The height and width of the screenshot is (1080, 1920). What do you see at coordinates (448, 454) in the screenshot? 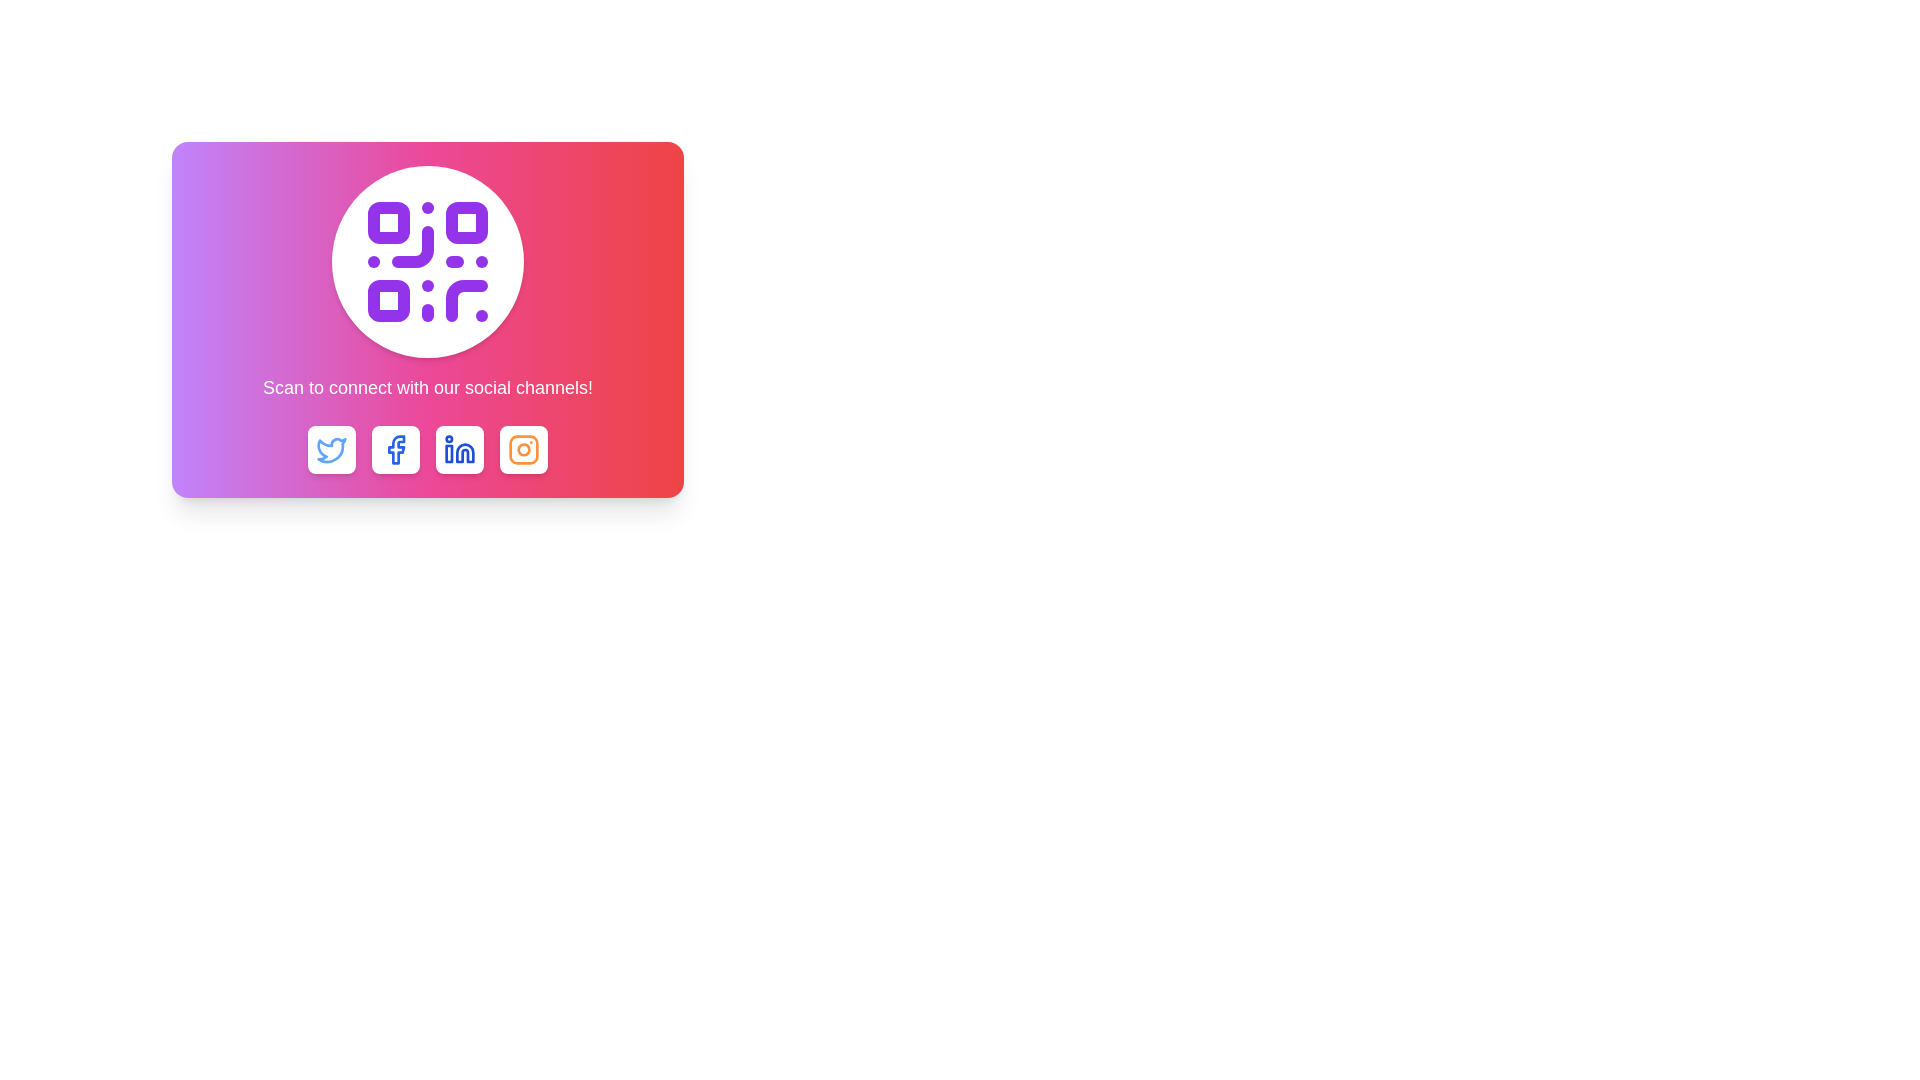
I see `the small vertical rectangle within the LinkedIn icon, which is part of the SVG structure and positioned on the right side of the social media icons row` at bounding box center [448, 454].